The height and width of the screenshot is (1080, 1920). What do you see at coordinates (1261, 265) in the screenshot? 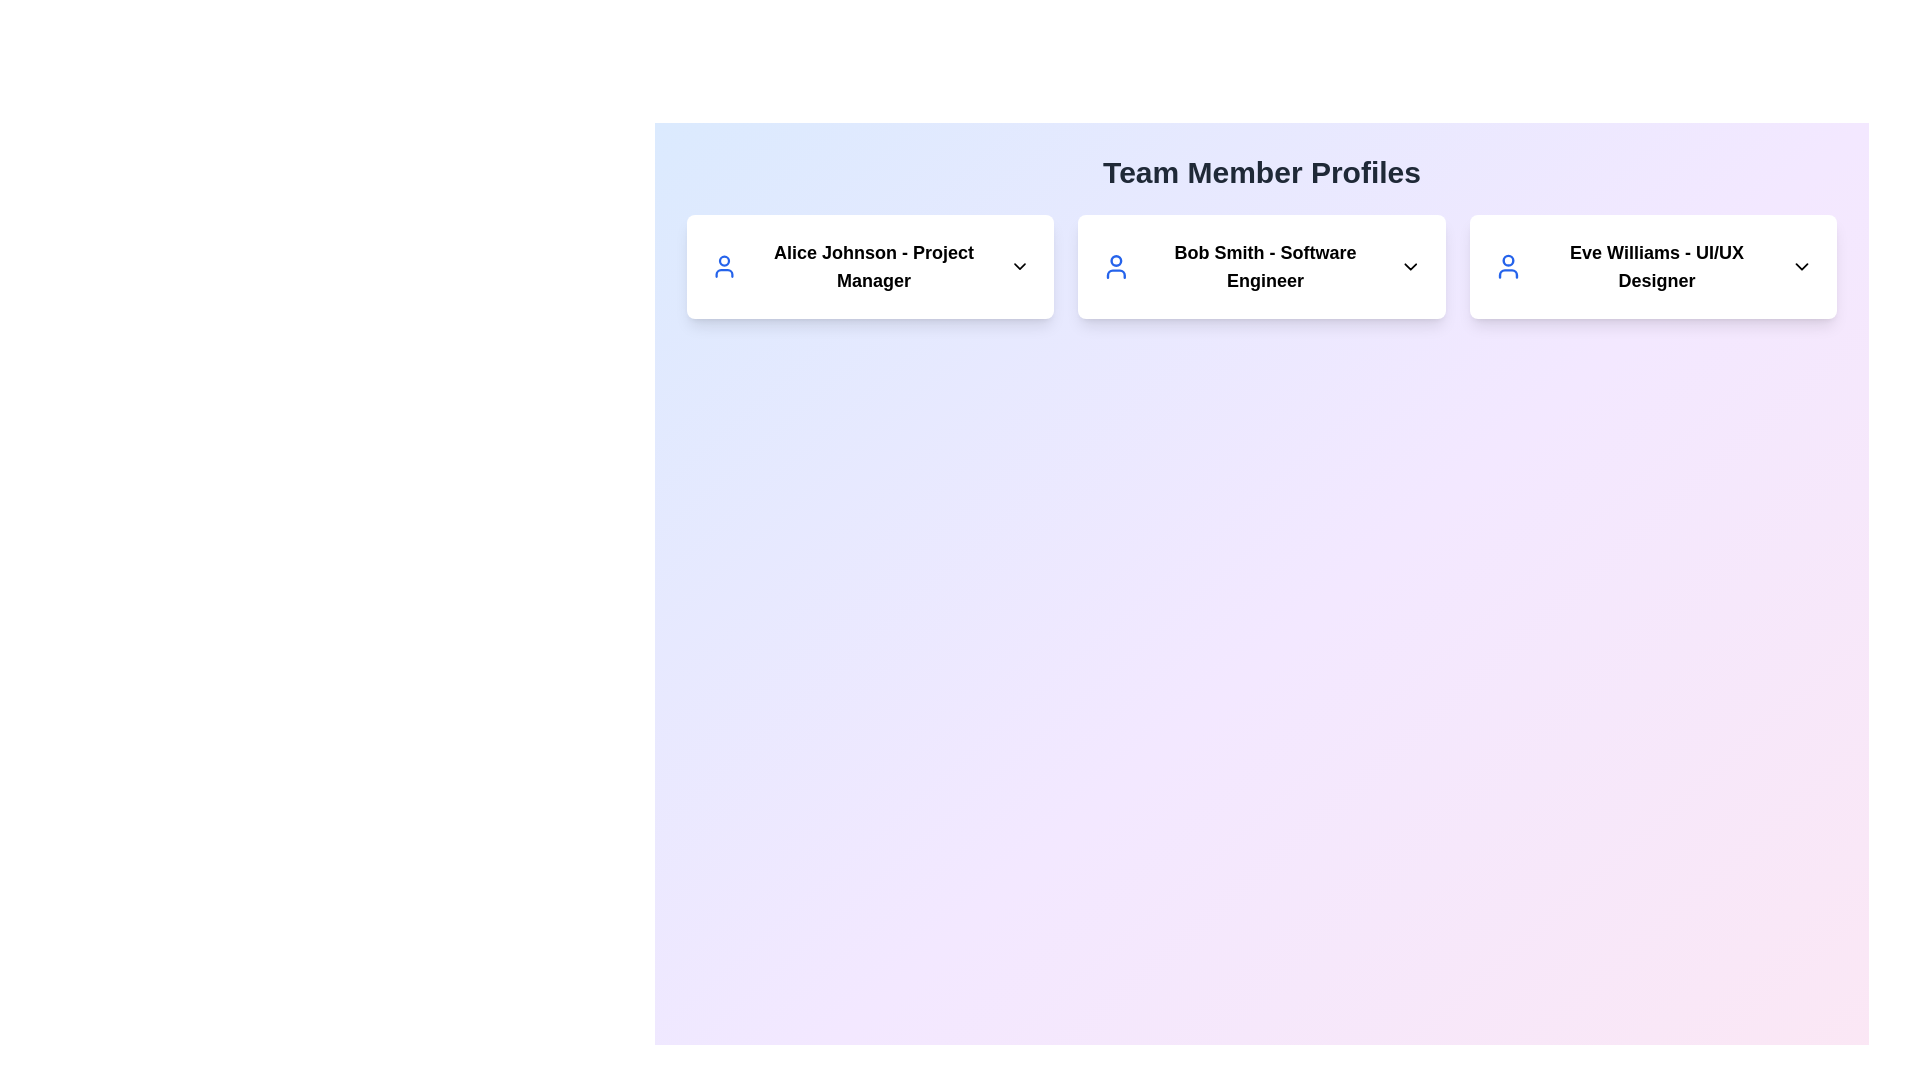
I see `the text label displaying 'Bob Smith - Software Engineer'` at bounding box center [1261, 265].